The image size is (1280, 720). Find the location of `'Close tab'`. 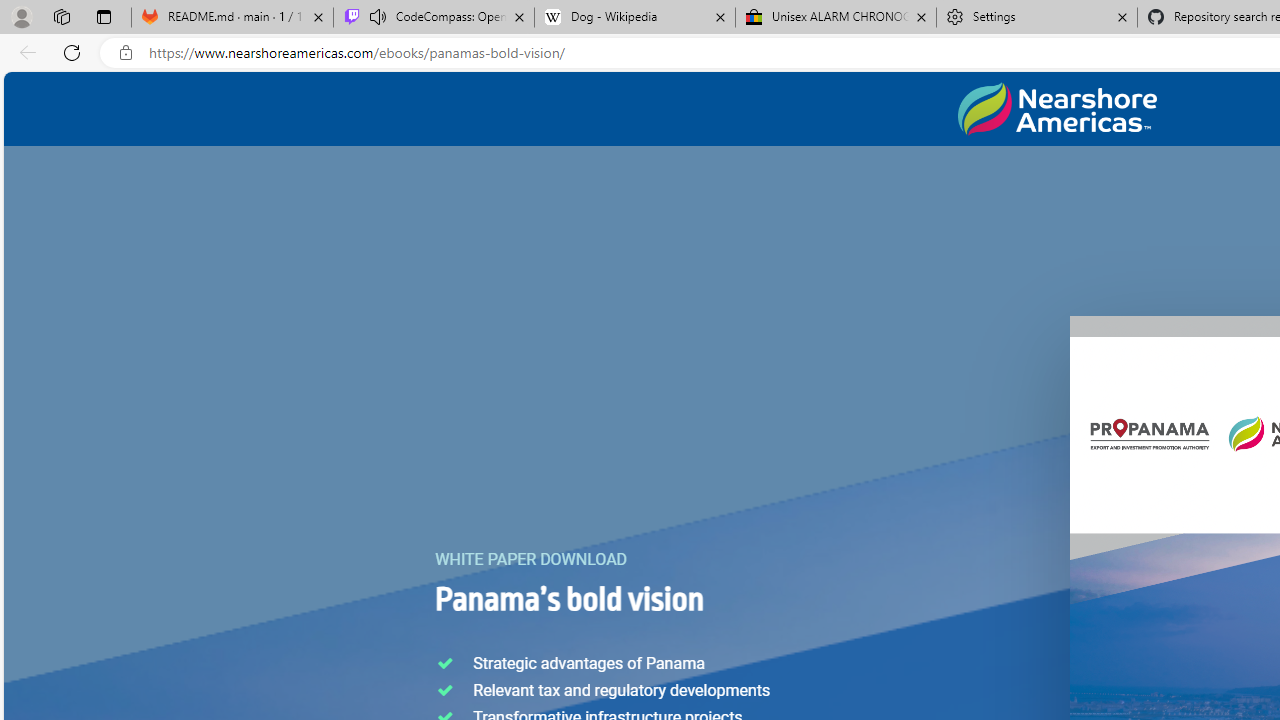

'Close tab' is located at coordinates (1122, 17).